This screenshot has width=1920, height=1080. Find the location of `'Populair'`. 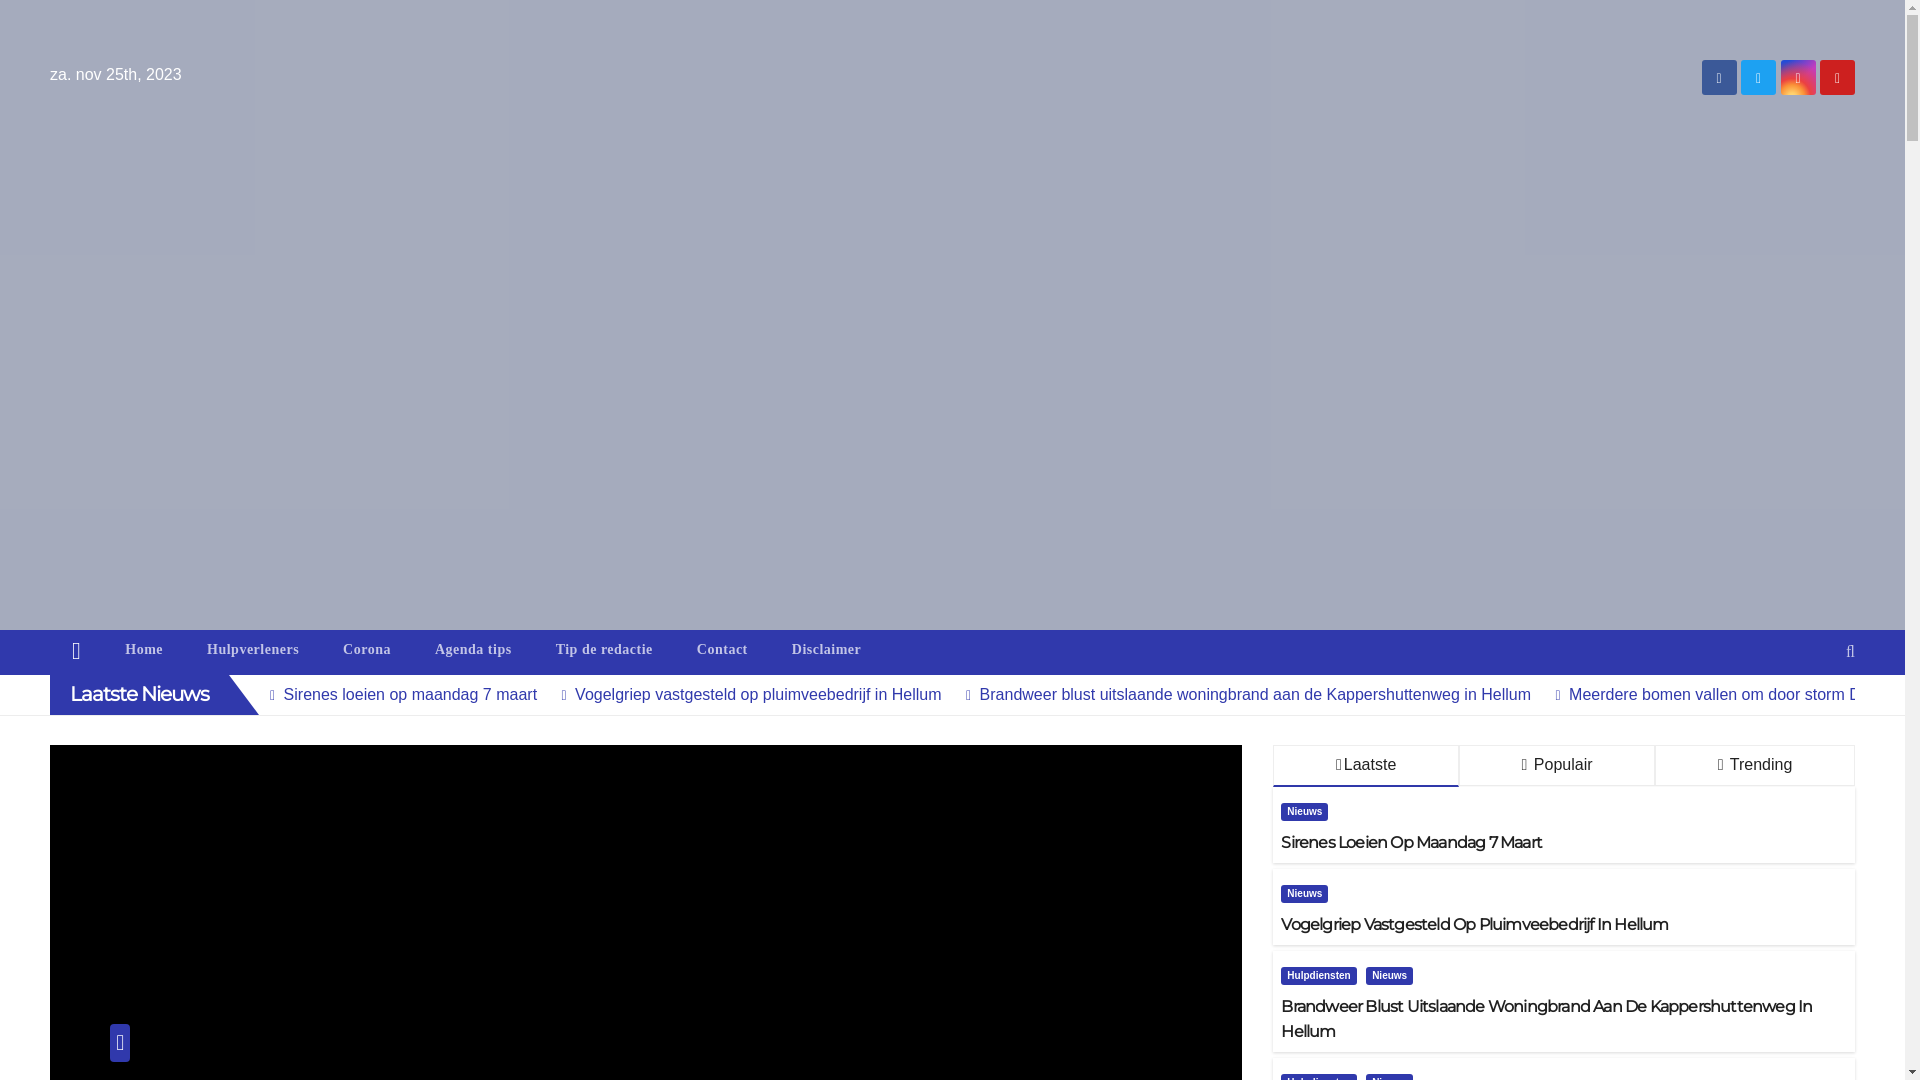

'Populair' is located at coordinates (1555, 765).